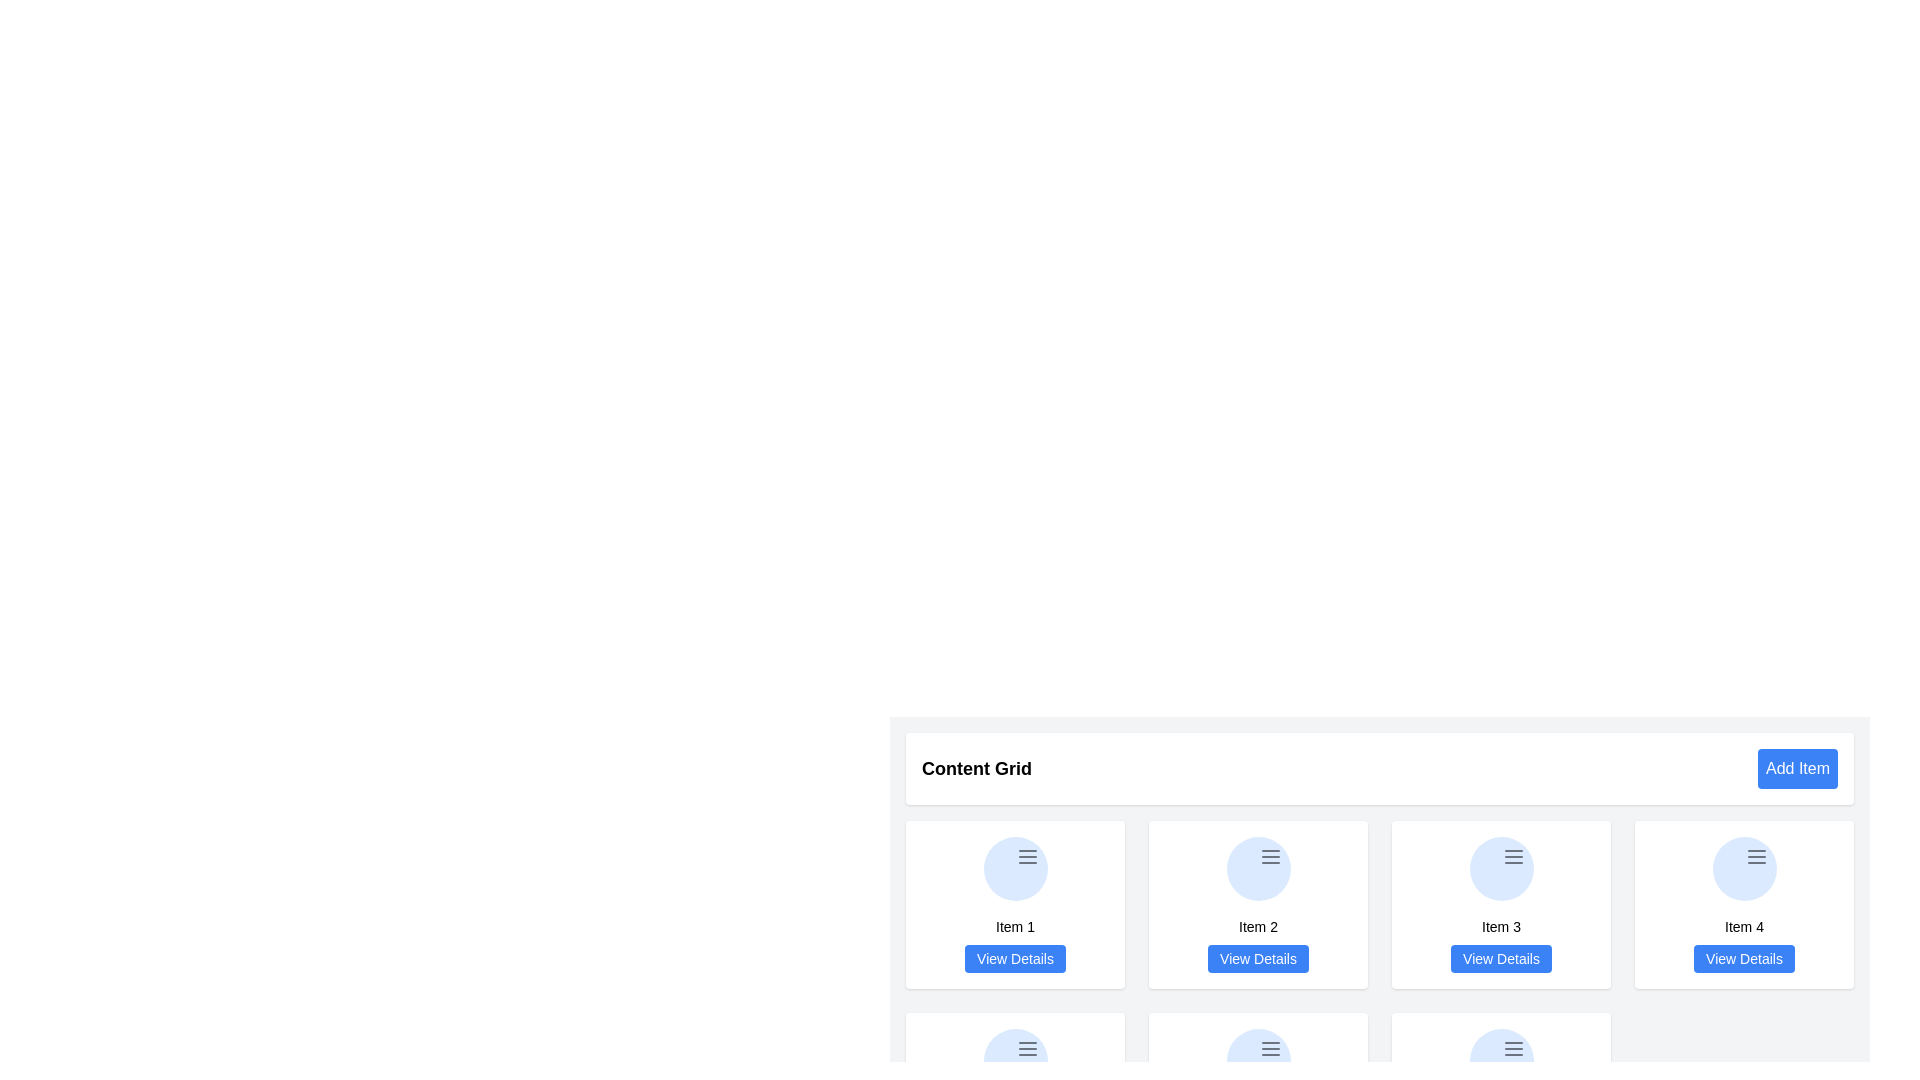  Describe the element at coordinates (1513, 1048) in the screenshot. I see `the icon representing a menu or options toggle located in the third card of a four-card grid` at that location.